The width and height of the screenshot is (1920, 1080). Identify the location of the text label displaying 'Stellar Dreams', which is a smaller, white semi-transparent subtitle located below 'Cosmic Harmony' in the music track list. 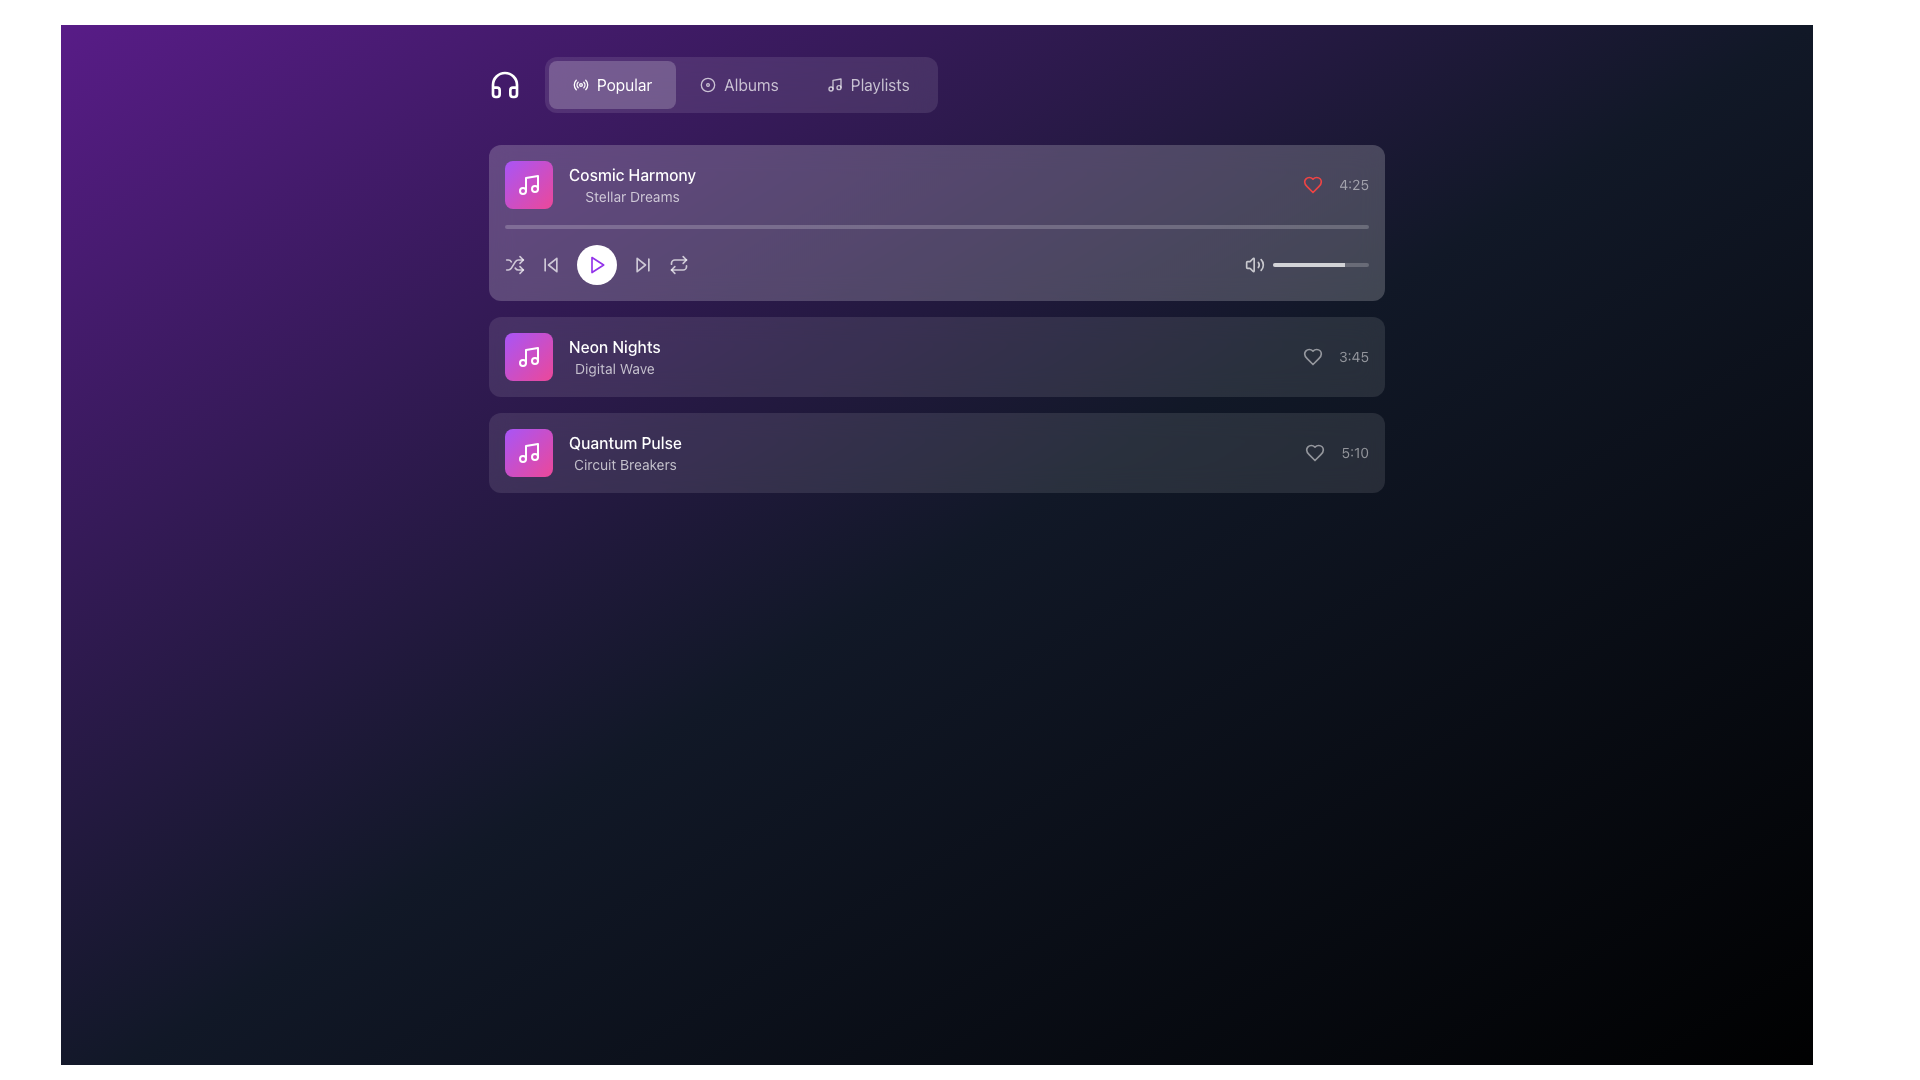
(631, 196).